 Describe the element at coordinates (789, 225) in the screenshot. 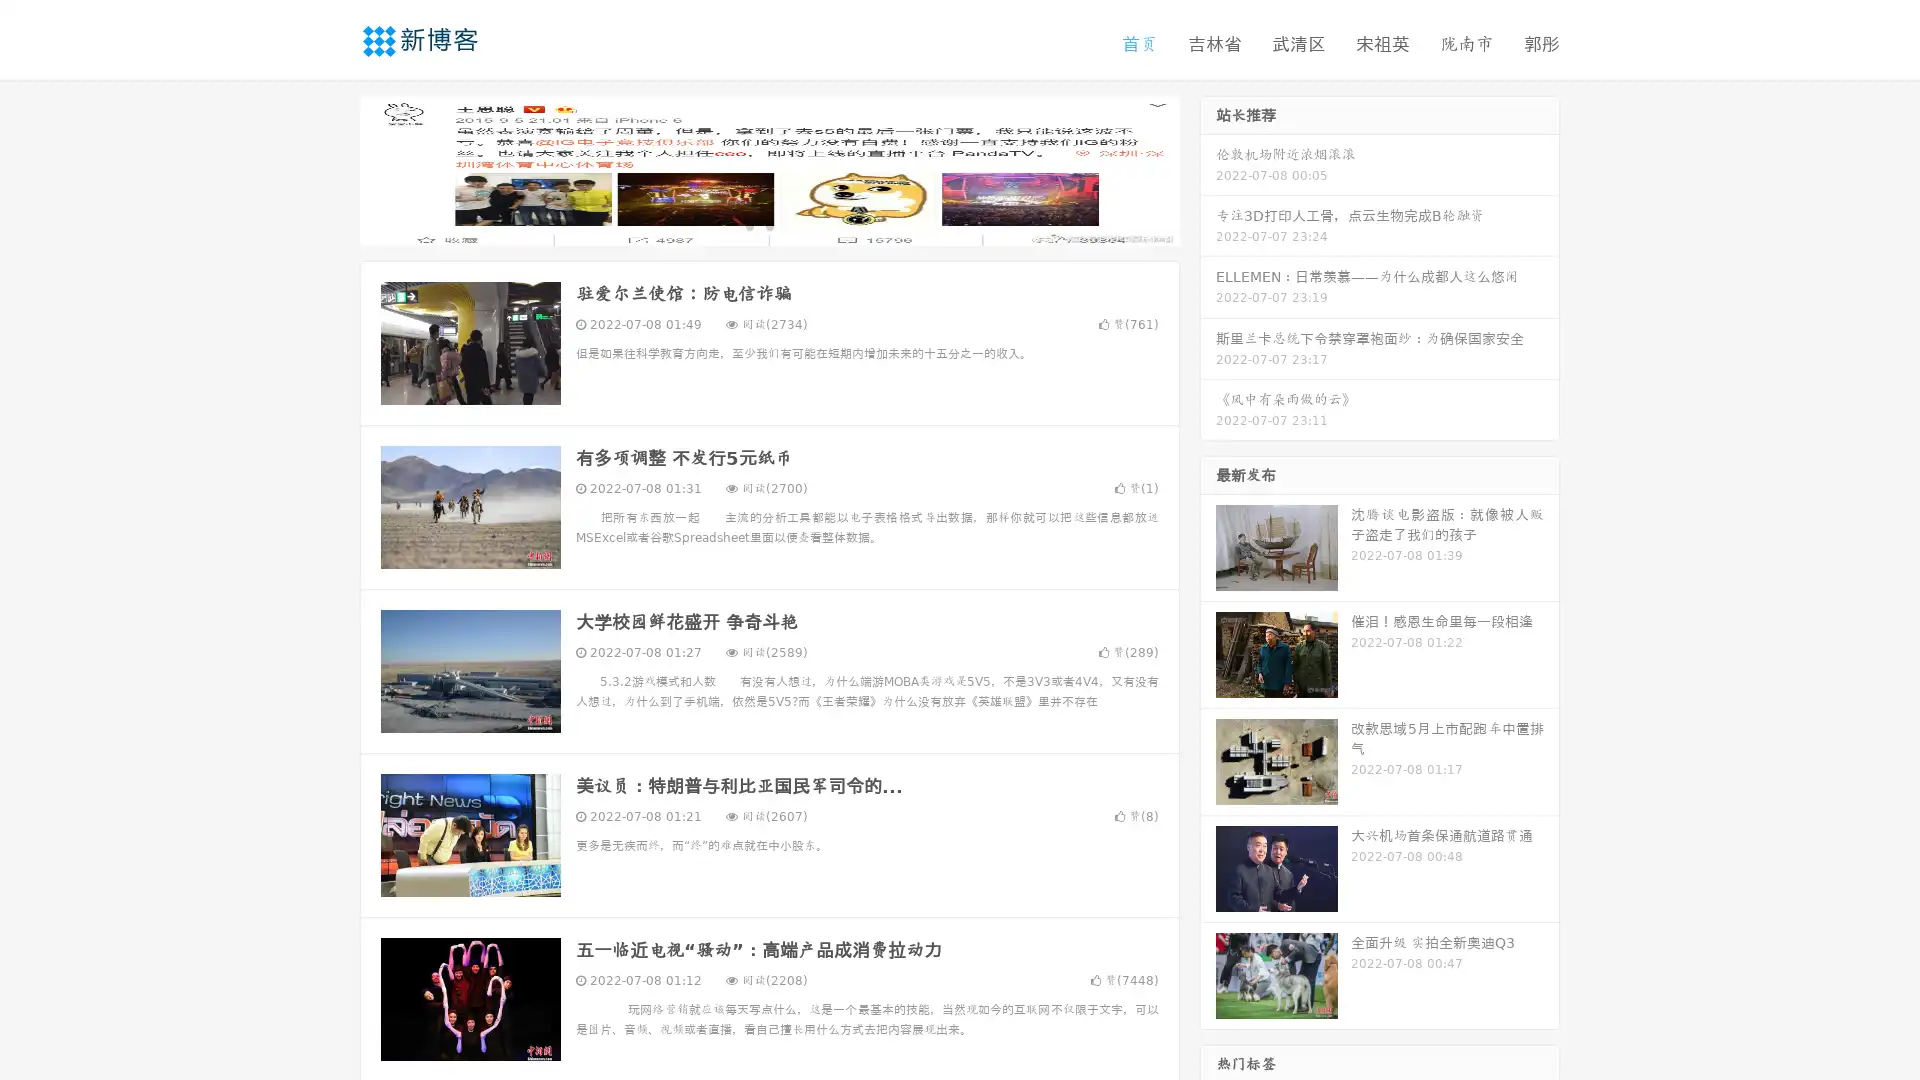

I see `Go to slide 3` at that location.